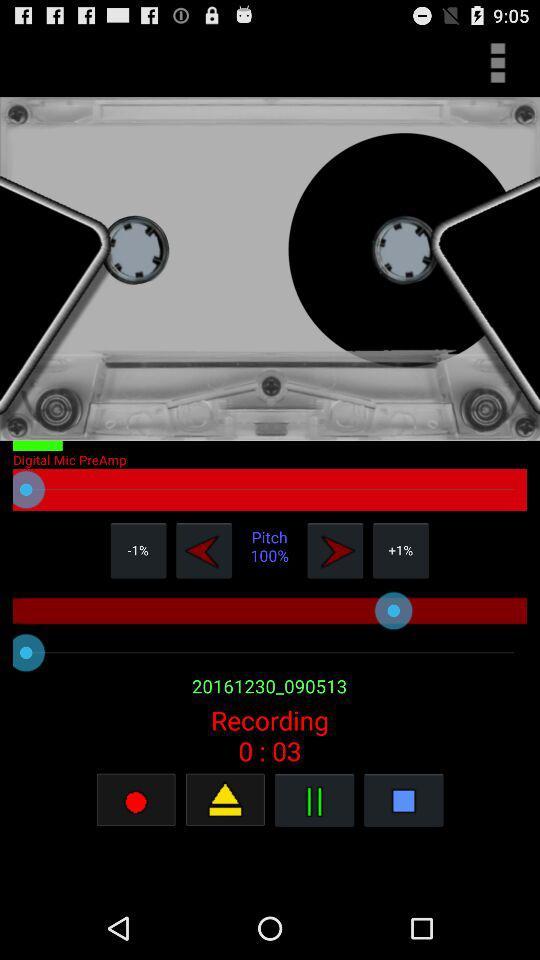 Image resolution: width=540 pixels, height=960 pixels. Describe the element at coordinates (335, 550) in the screenshot. I see `forward the song` at that location.